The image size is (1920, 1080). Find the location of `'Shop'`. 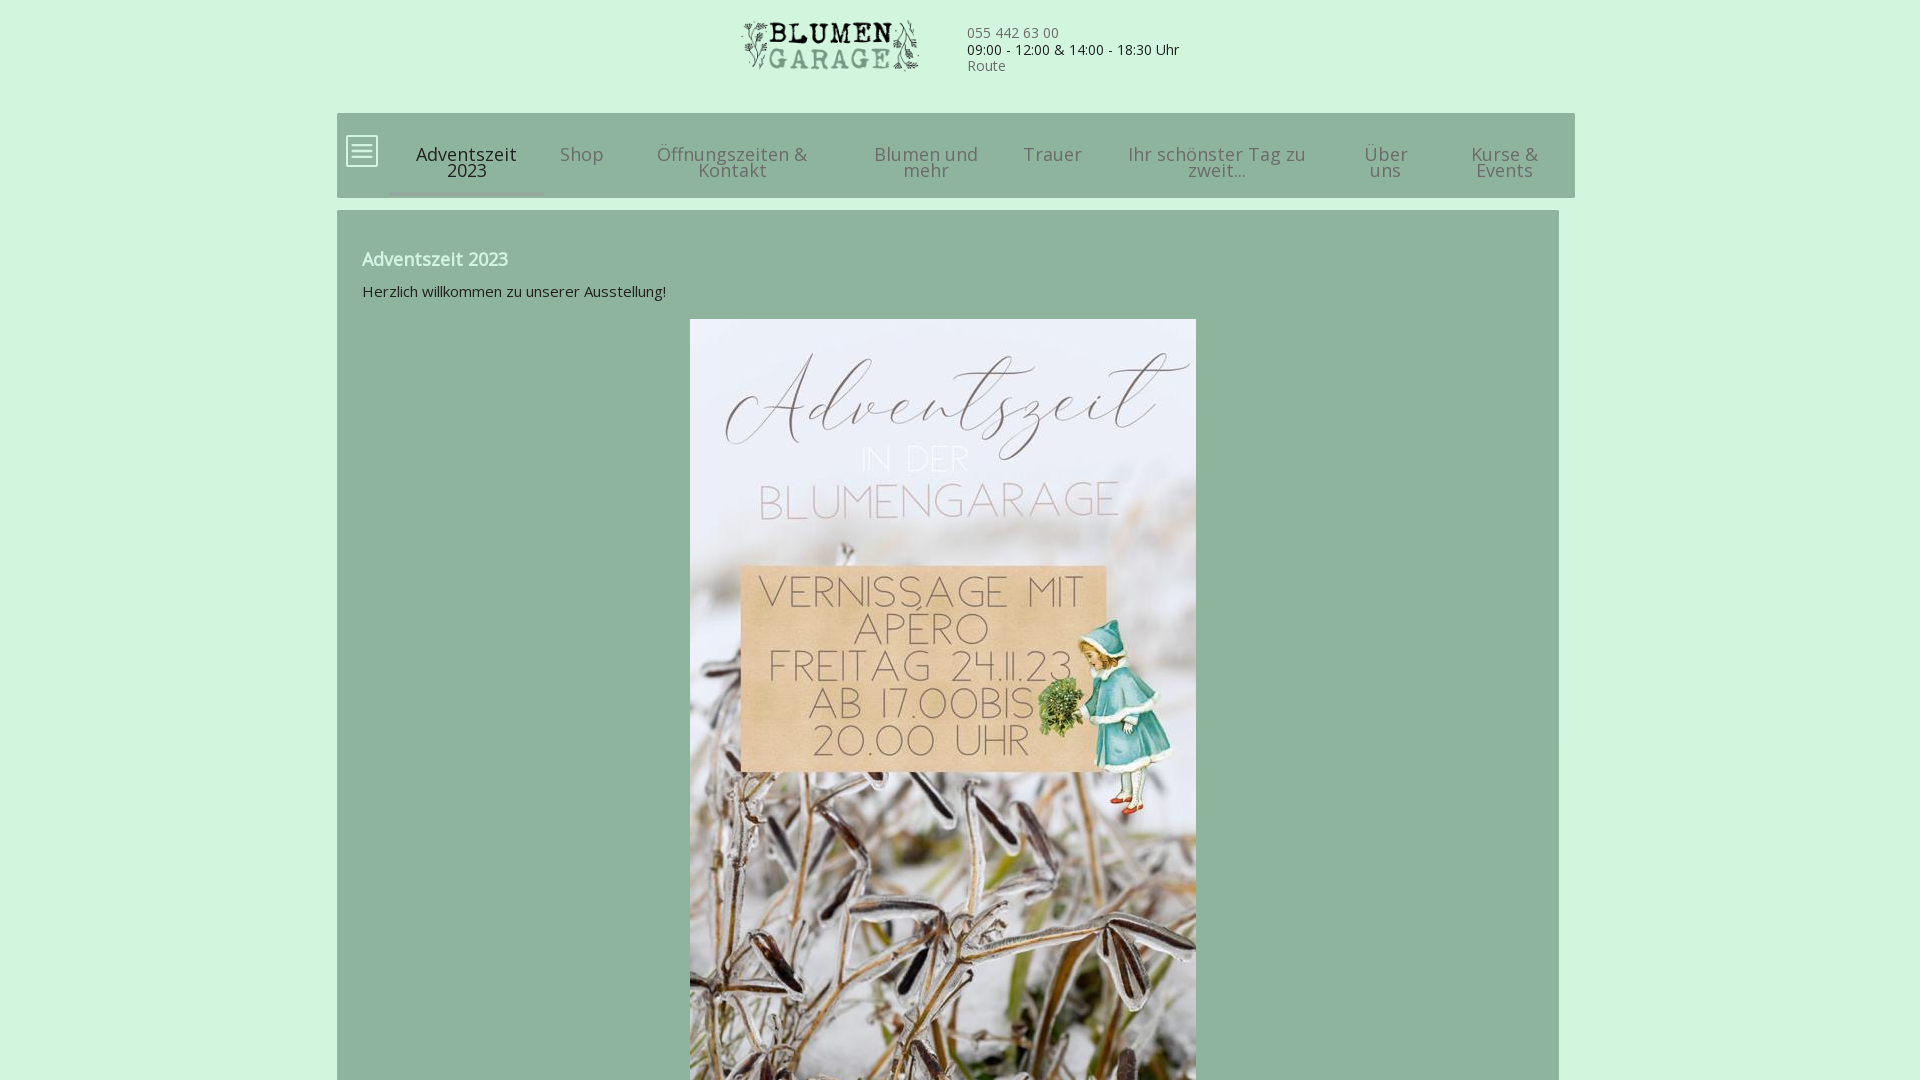

'Shop' is located at coordinates (580, 144).